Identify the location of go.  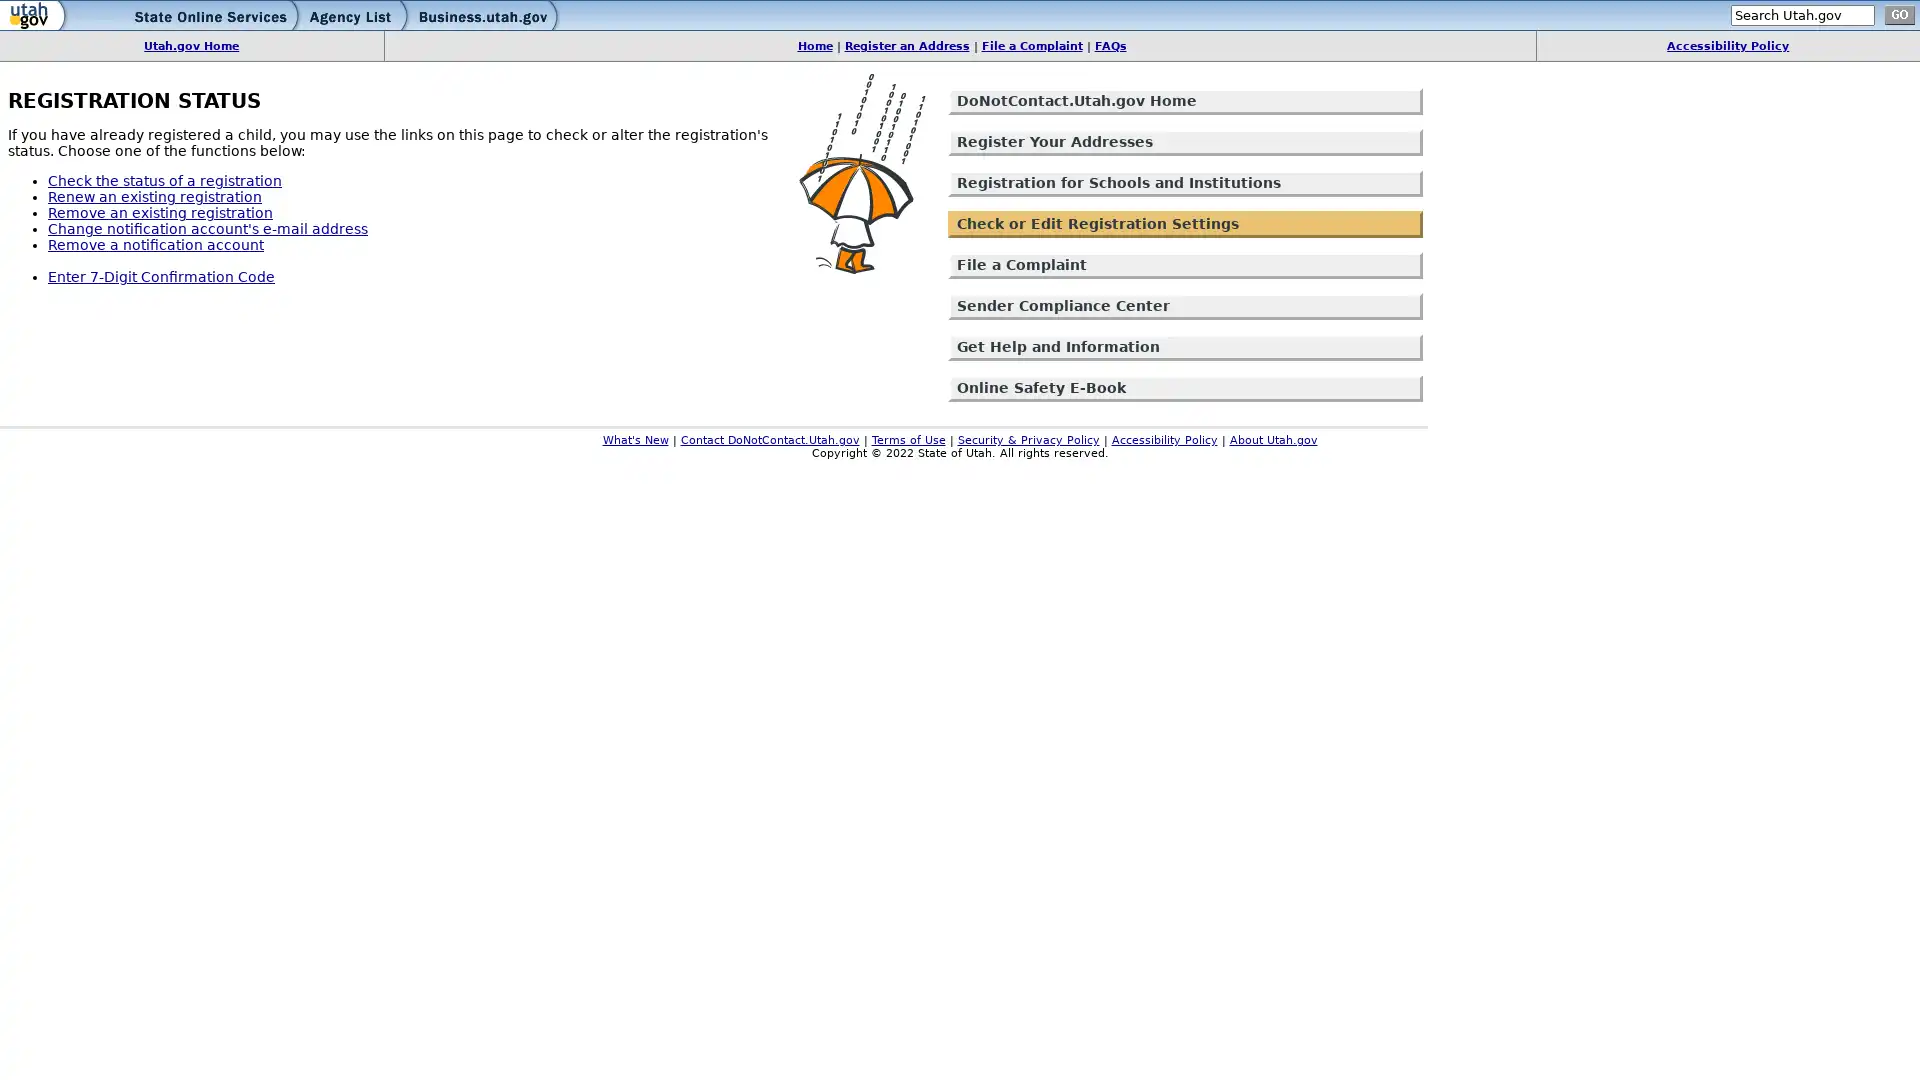
(1899, 15).